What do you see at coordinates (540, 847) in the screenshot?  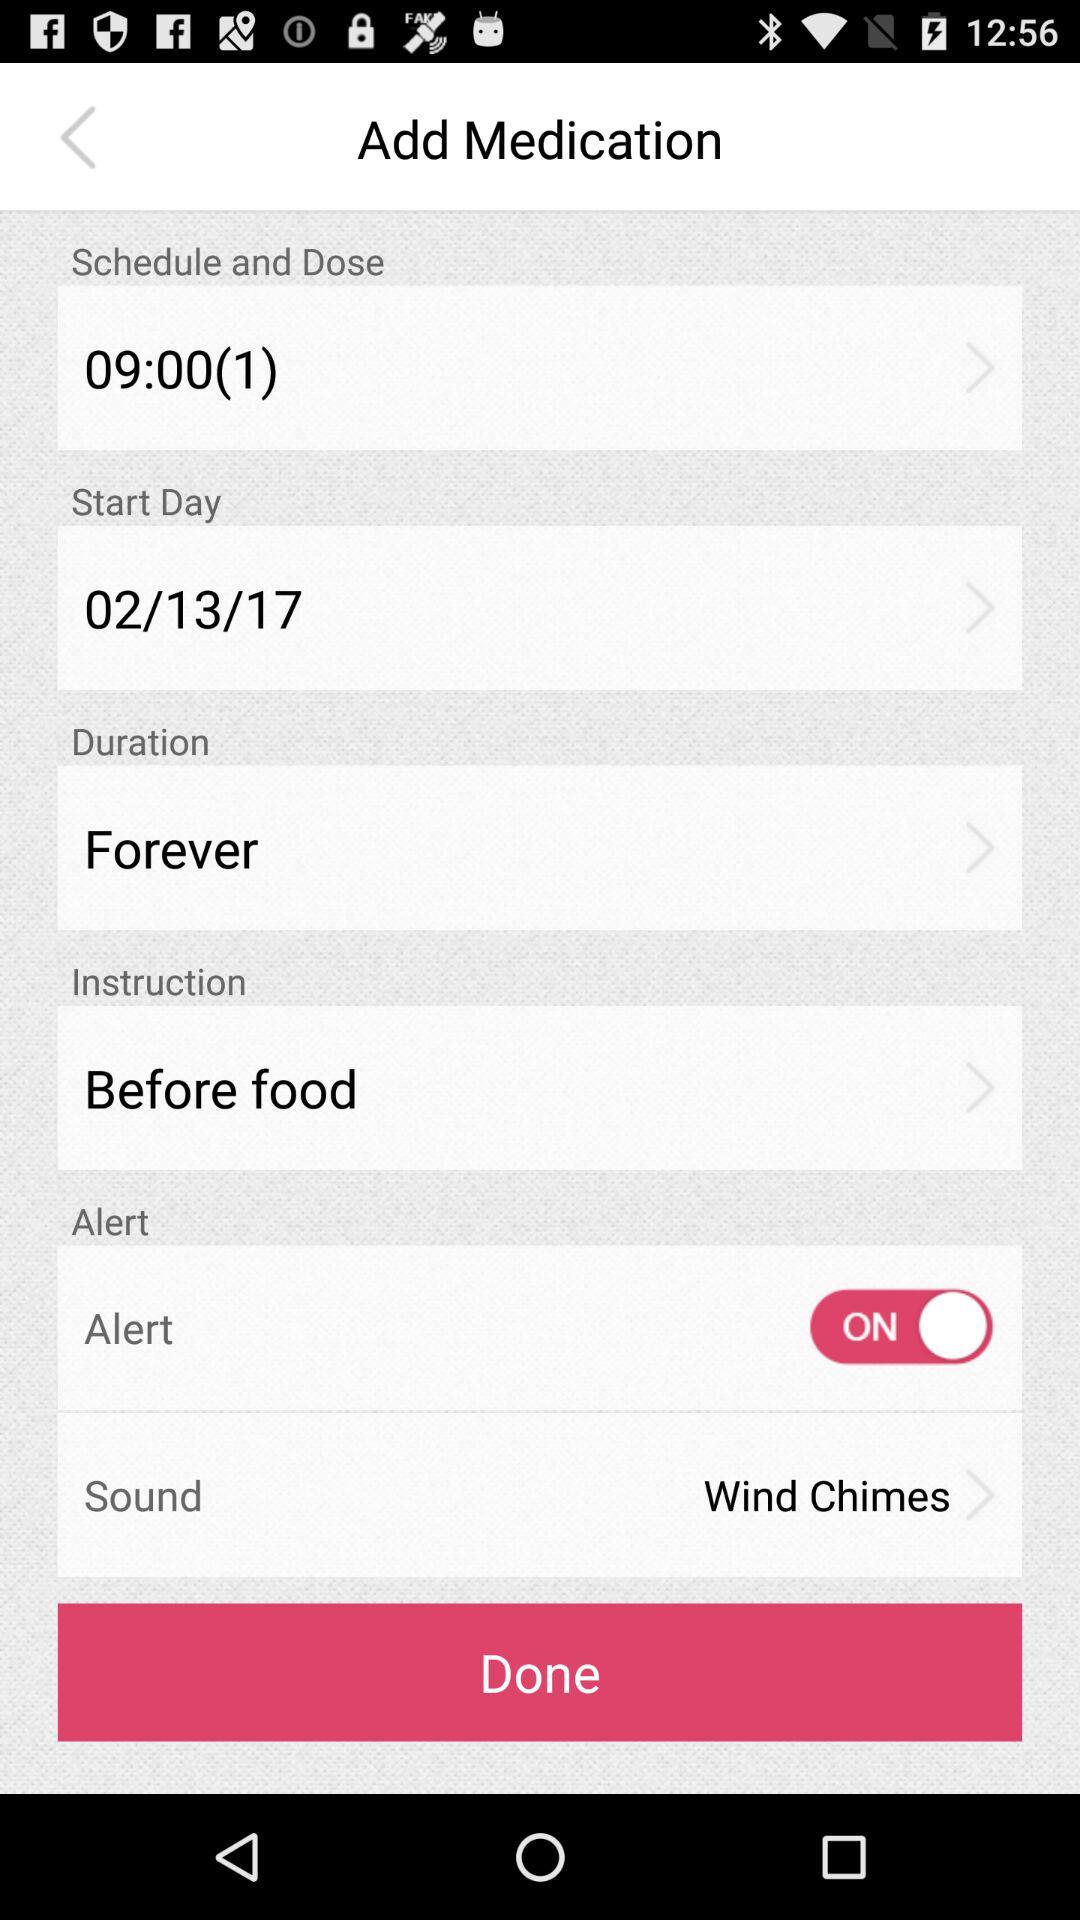 I see `forever item` at bounding box center [540, 847].